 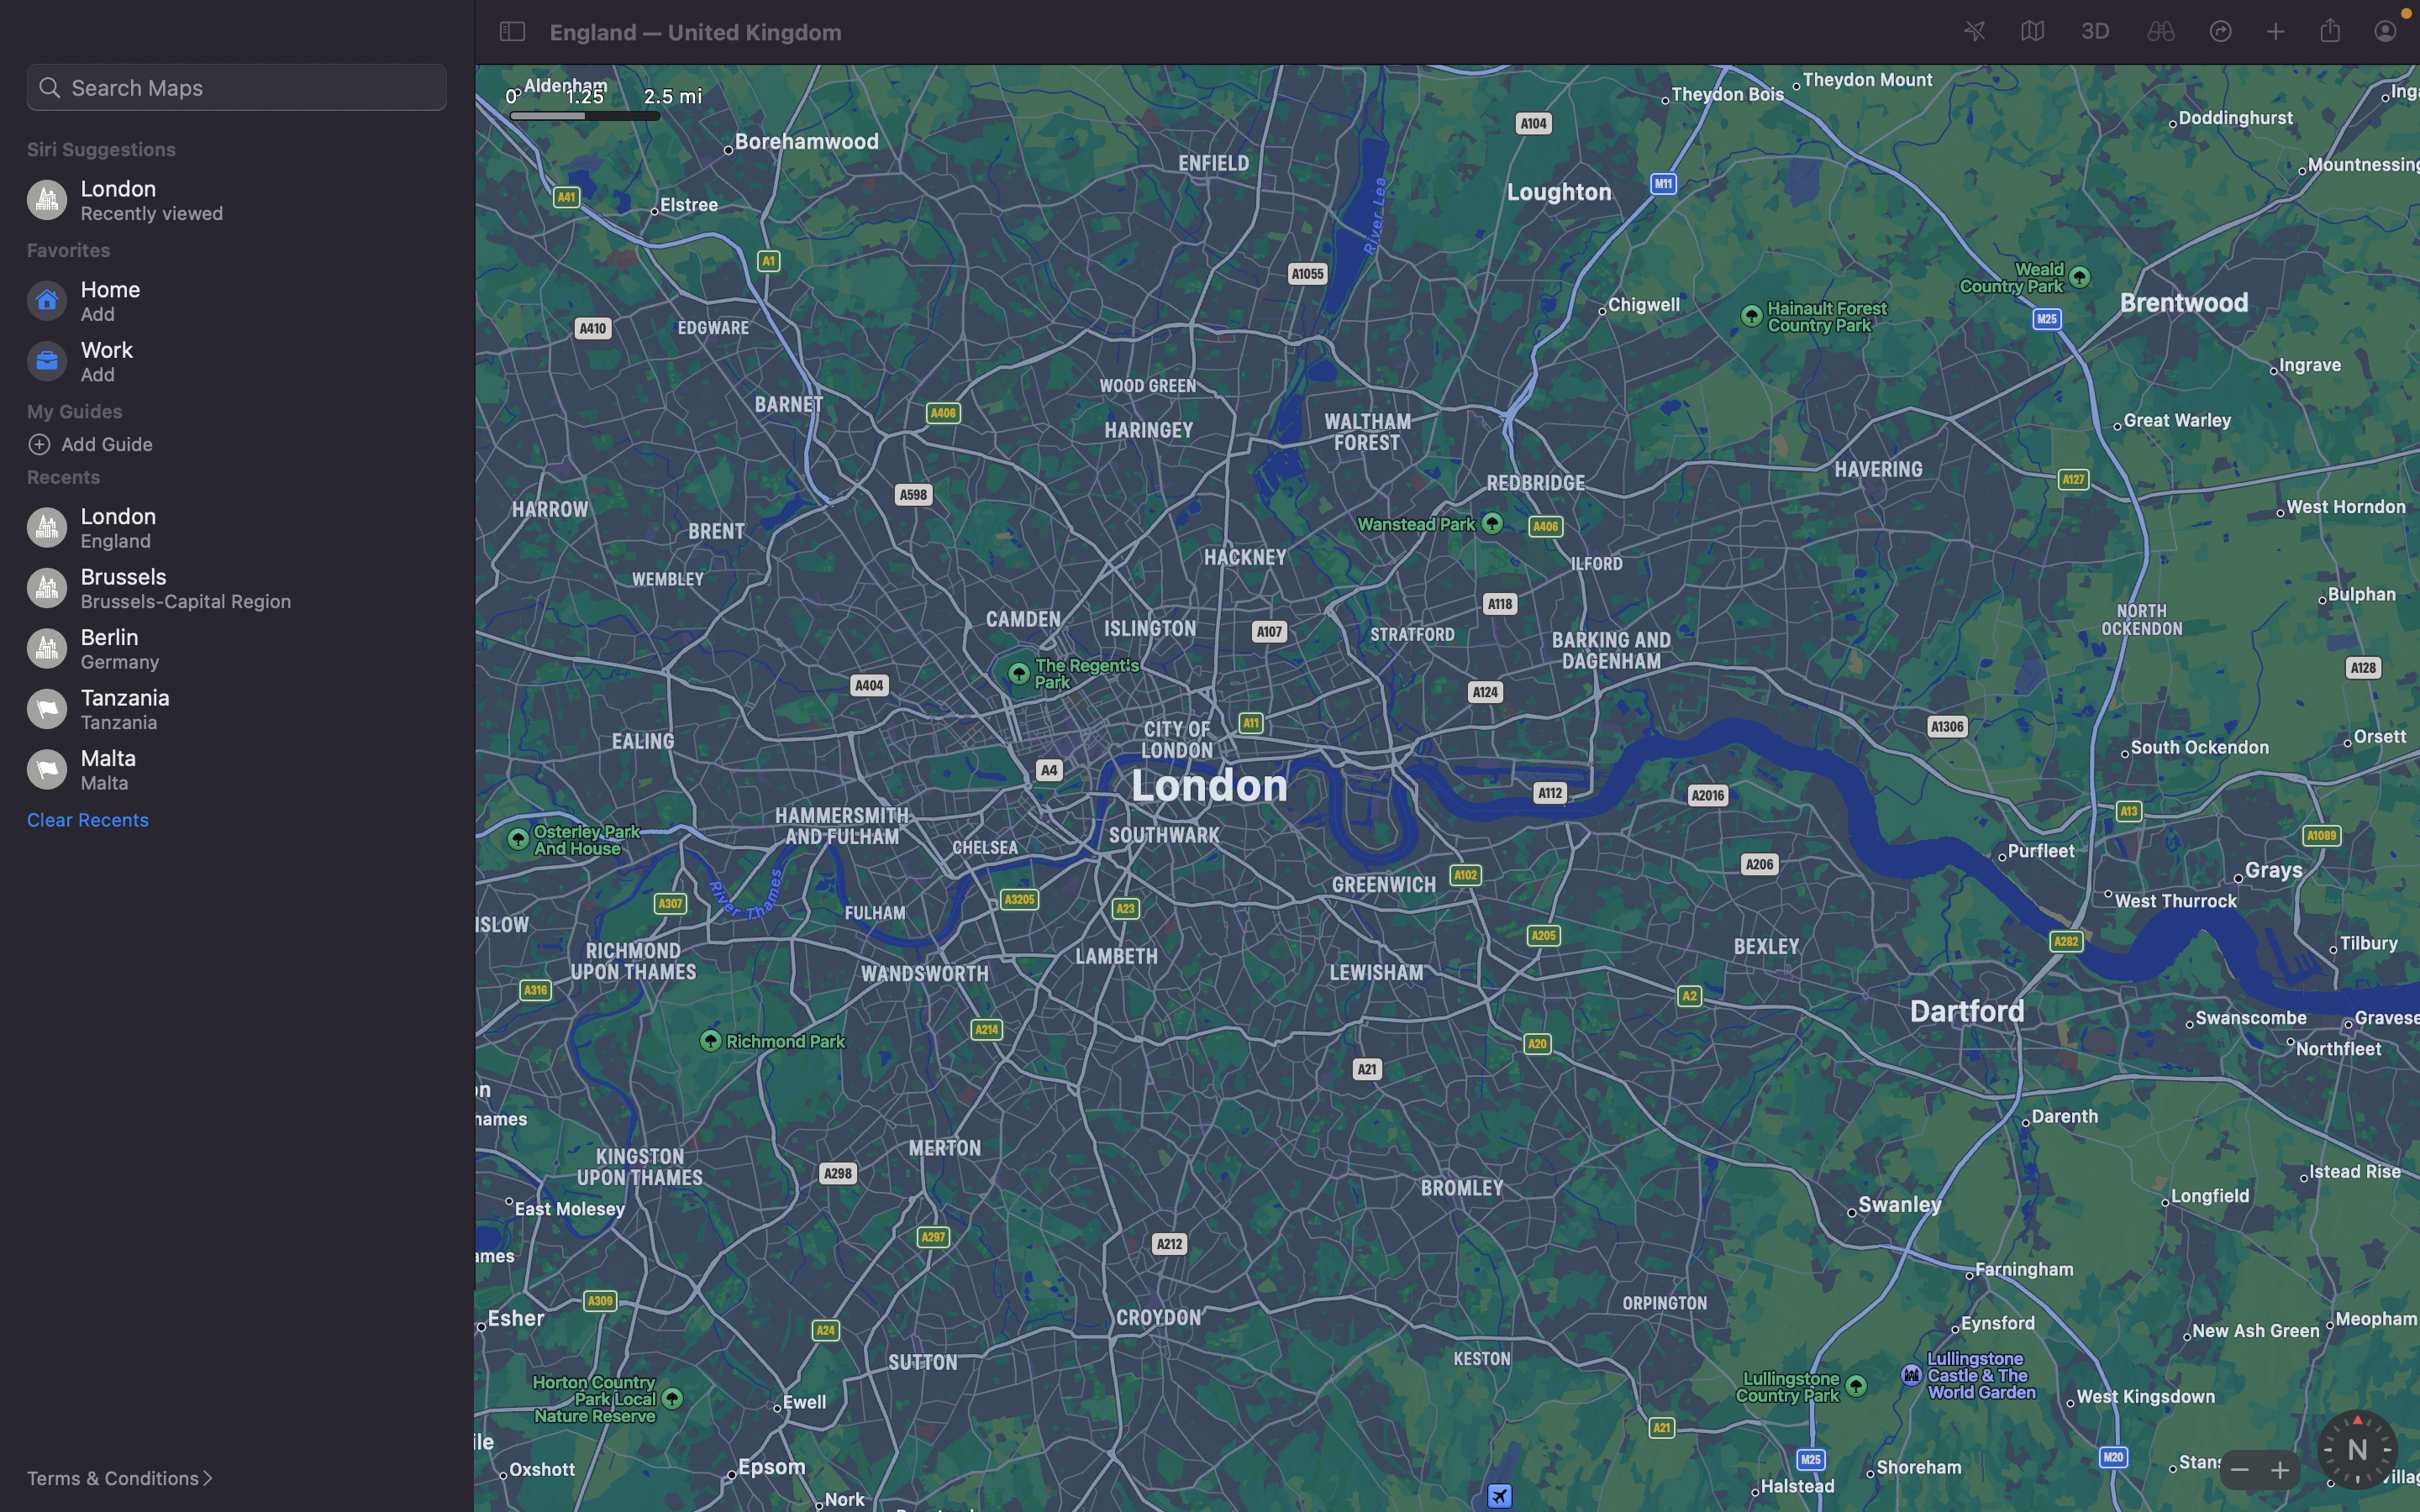 What do you see at coordinates (237, 86) in the screenshot?
I see `Locate local accommodations` at bounding box center [237, 86].